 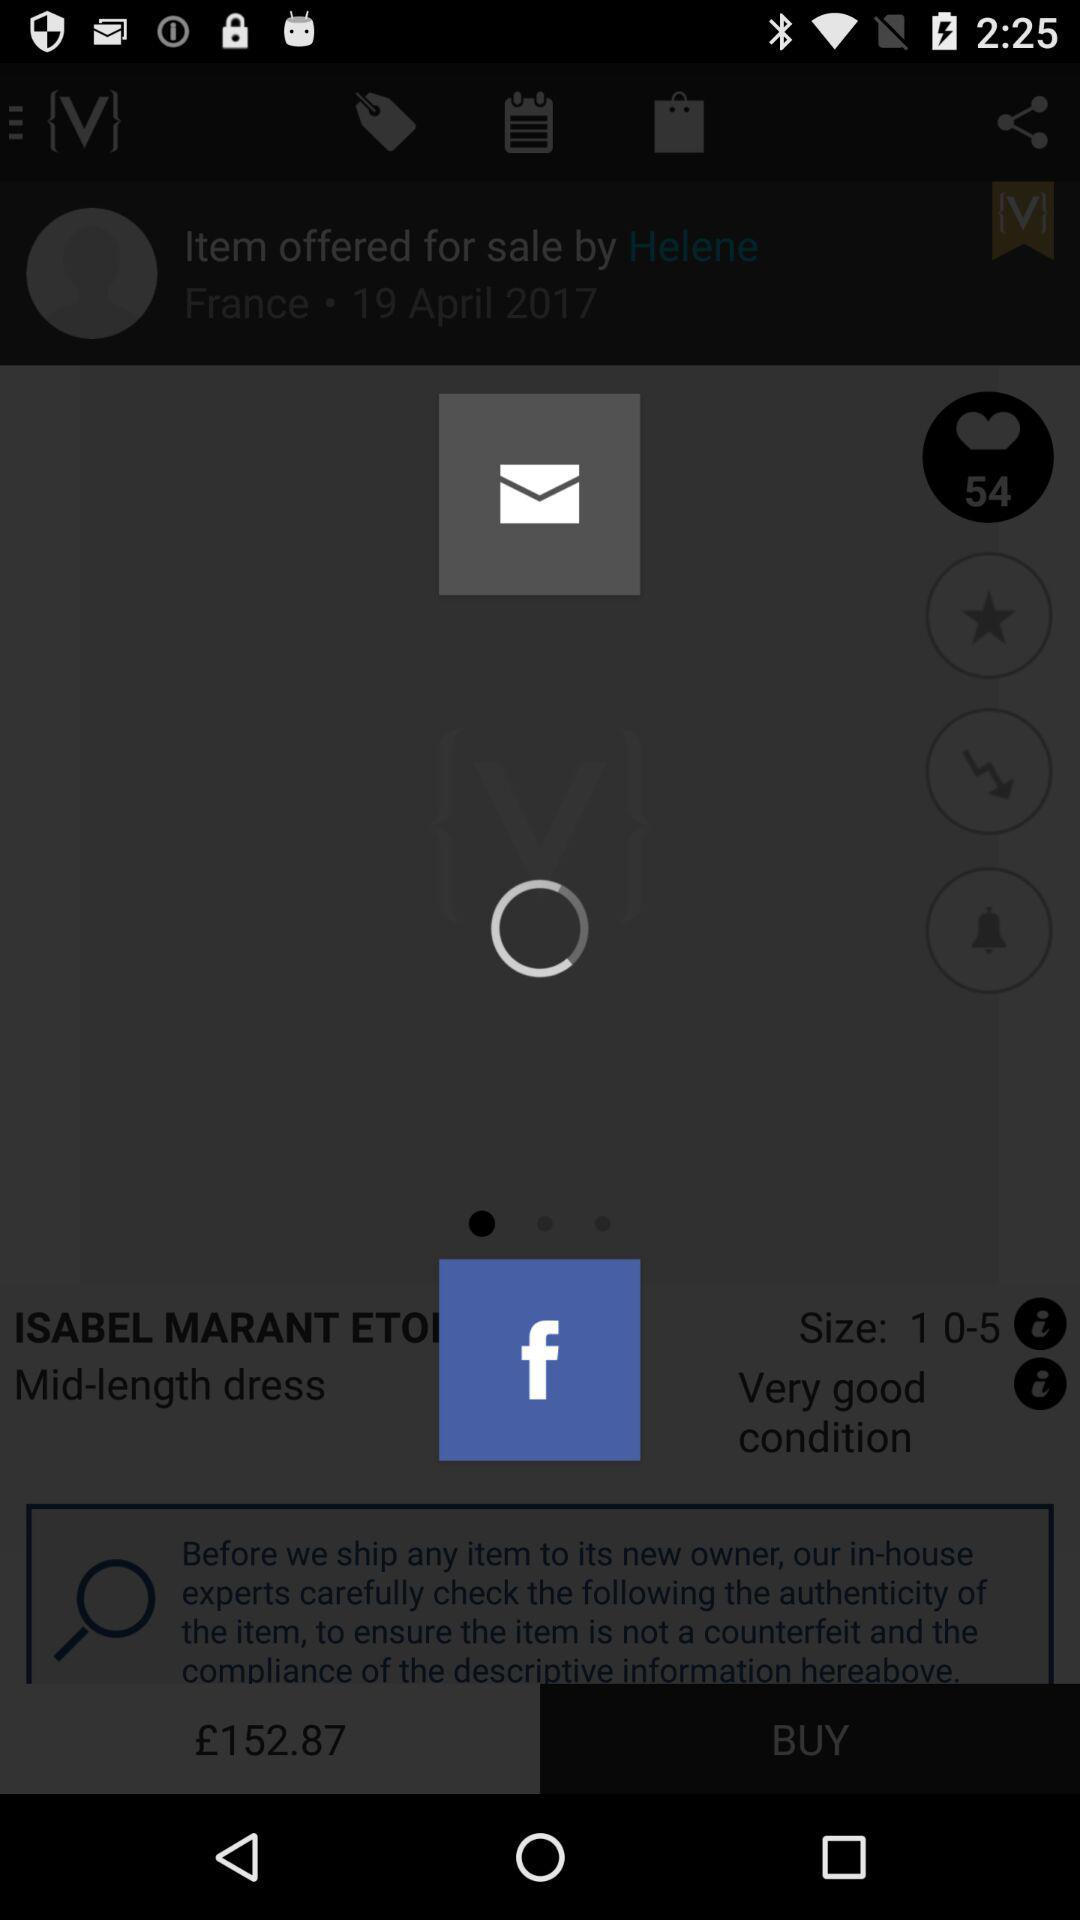 I want to click on item offered for icon, so click(x=471, y=243).